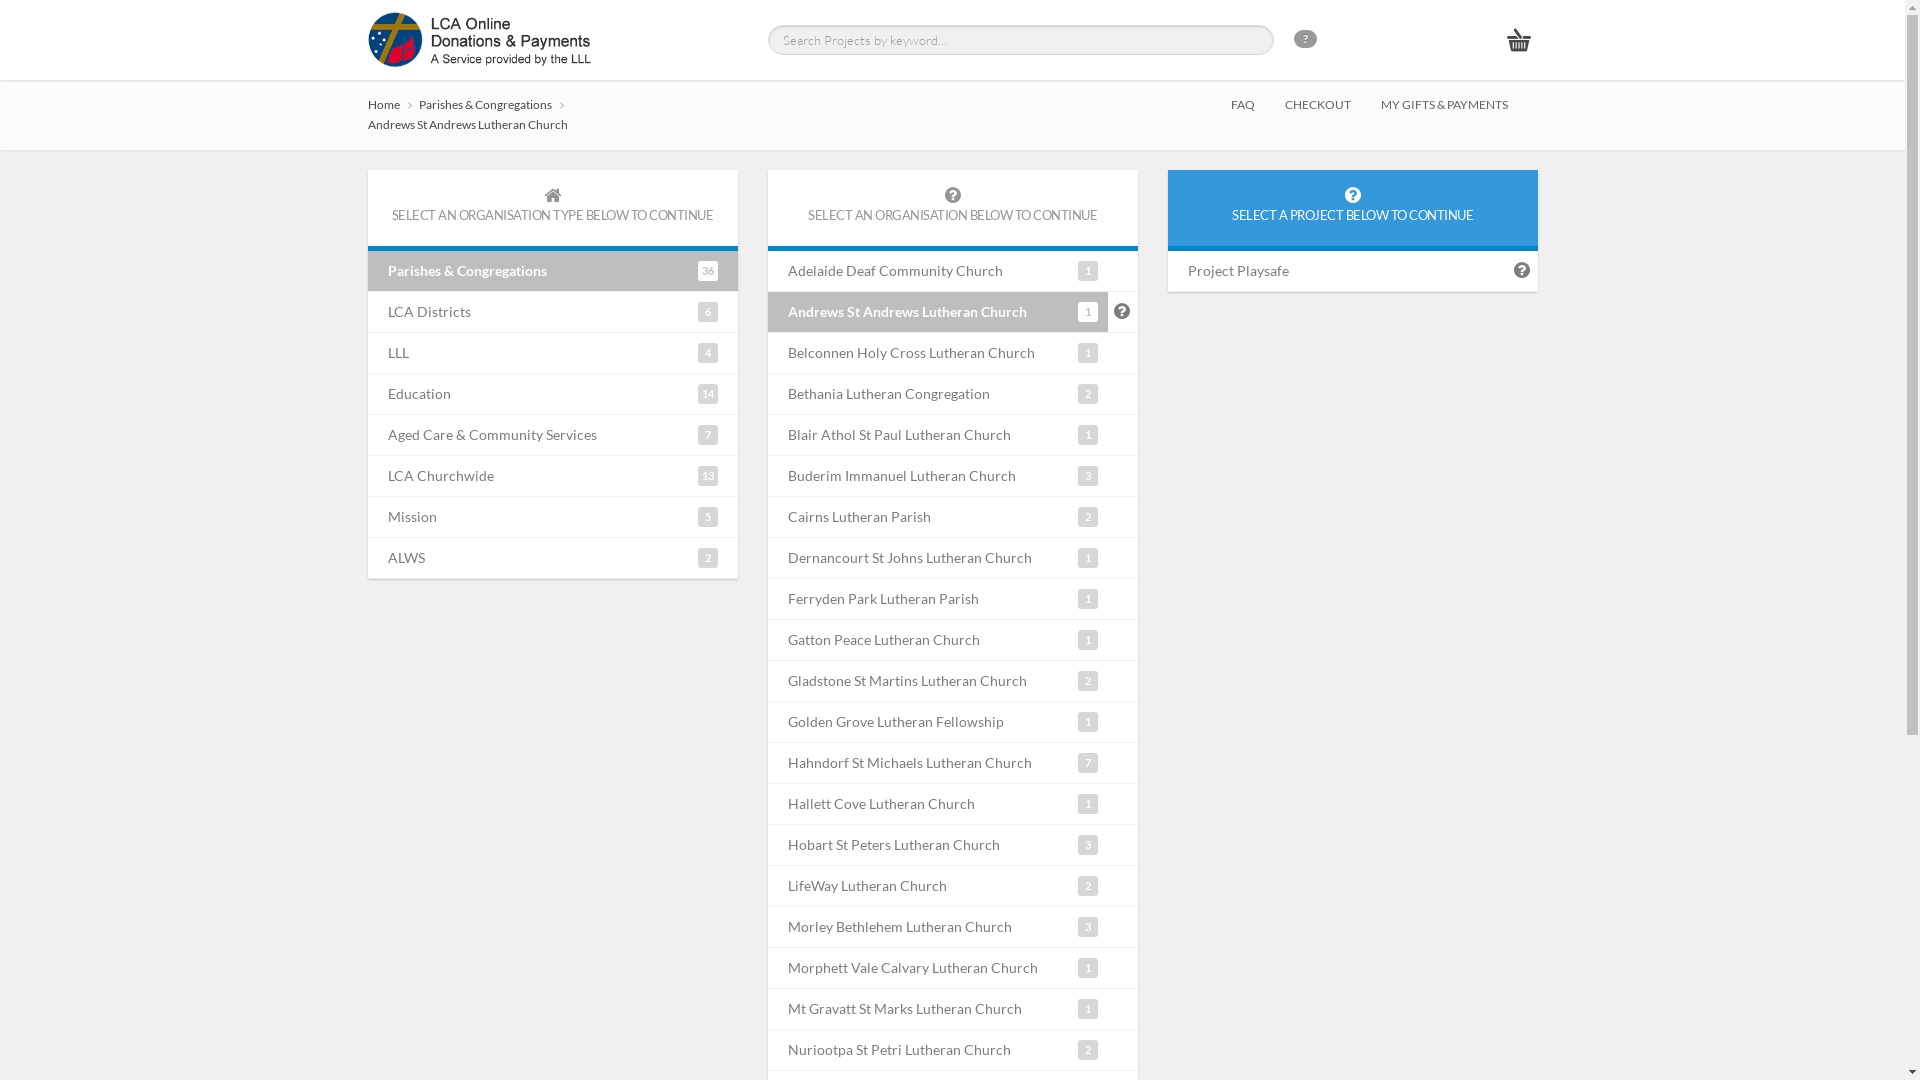  I want to click on '1, so click(936, 352).